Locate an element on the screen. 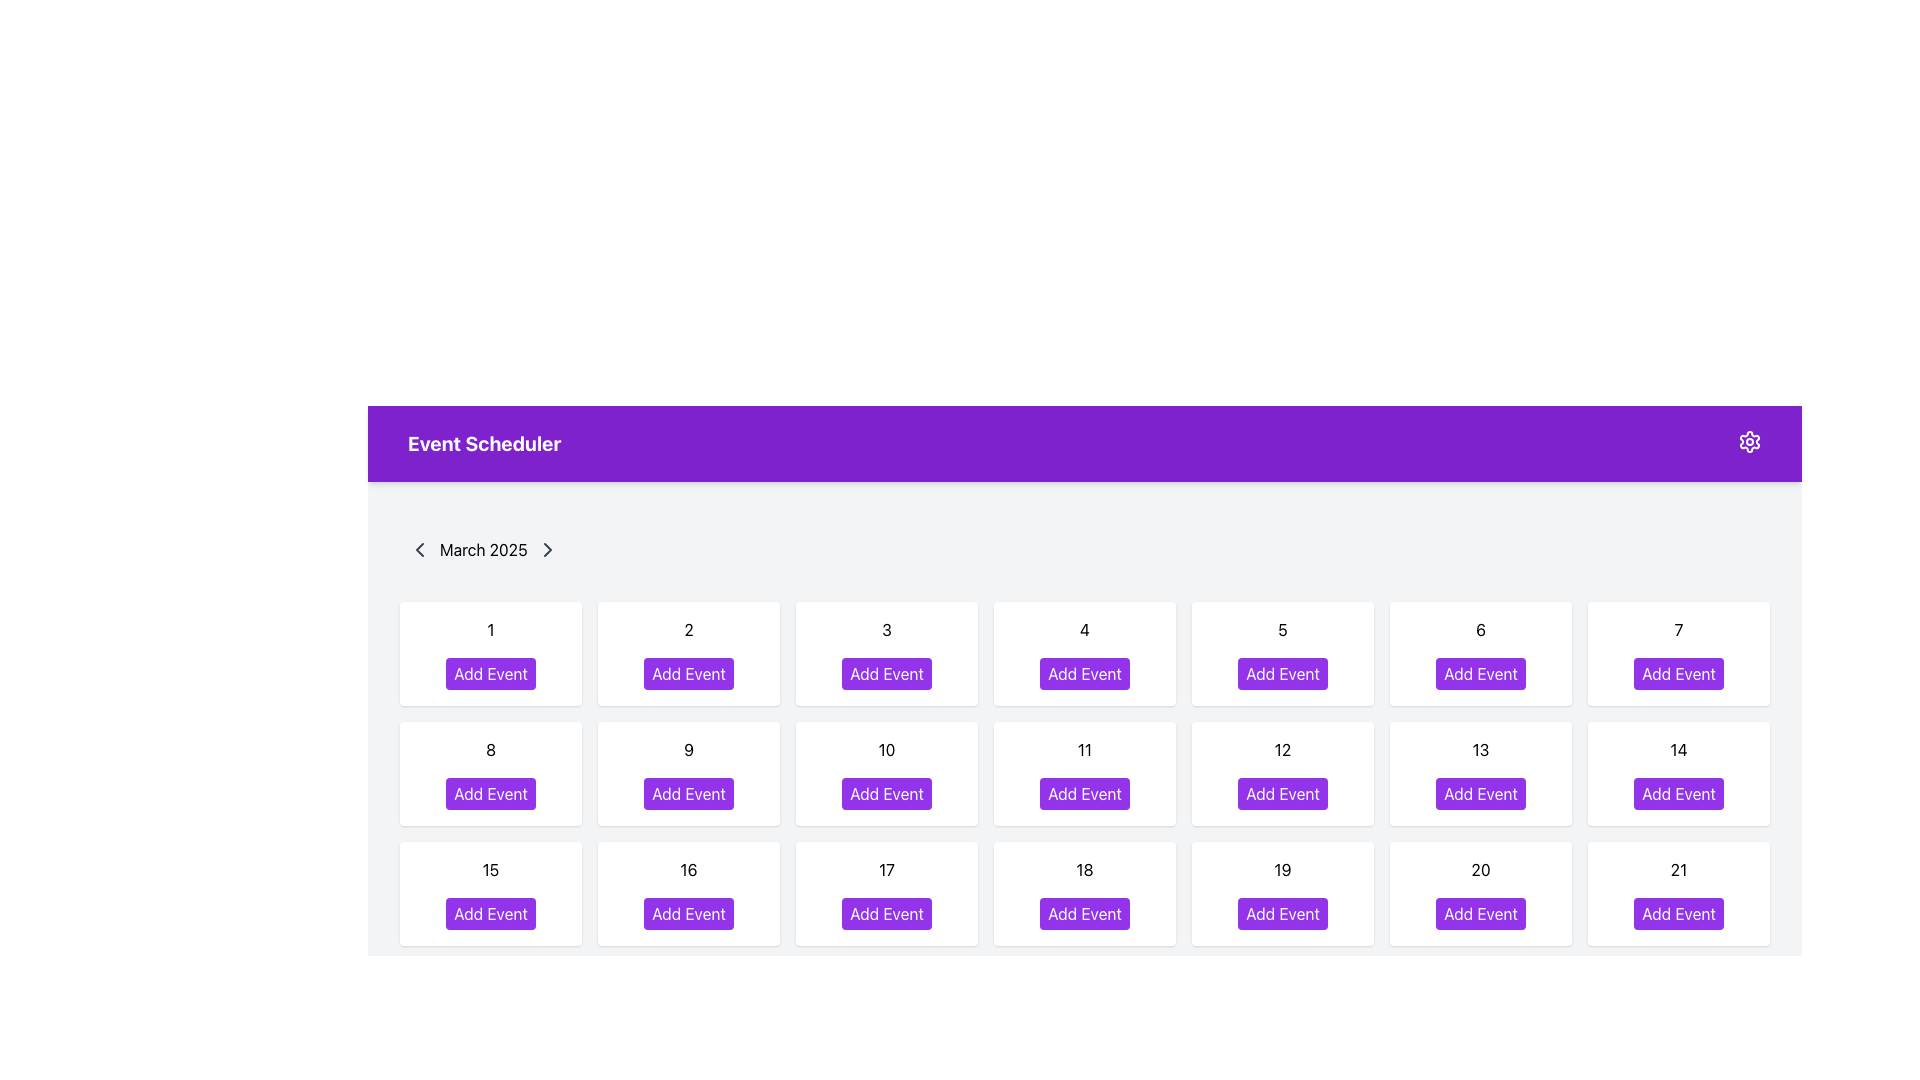 The image size is (1920, 1080). the 'Add Event' button is located at coordinates (689, 914).